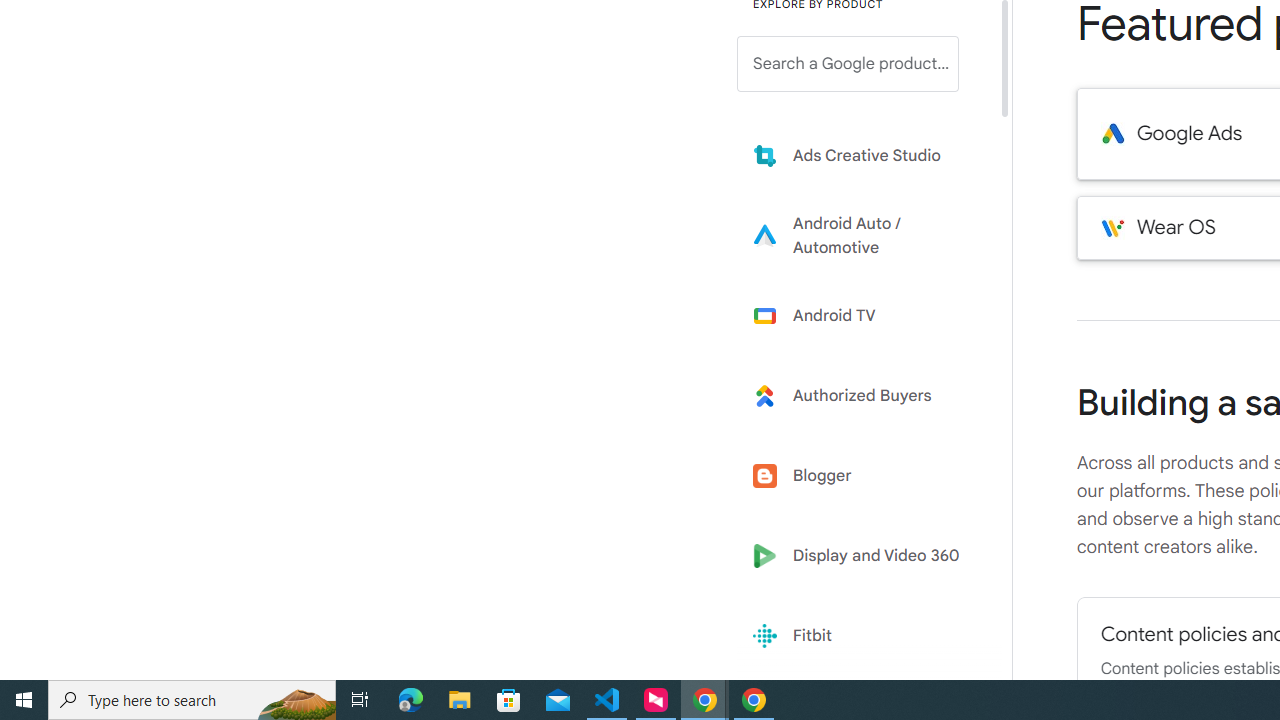 The width and height of the screenshot is (1280, 720). I want to click on 'Learn more about Android TV', so click(862, 315).